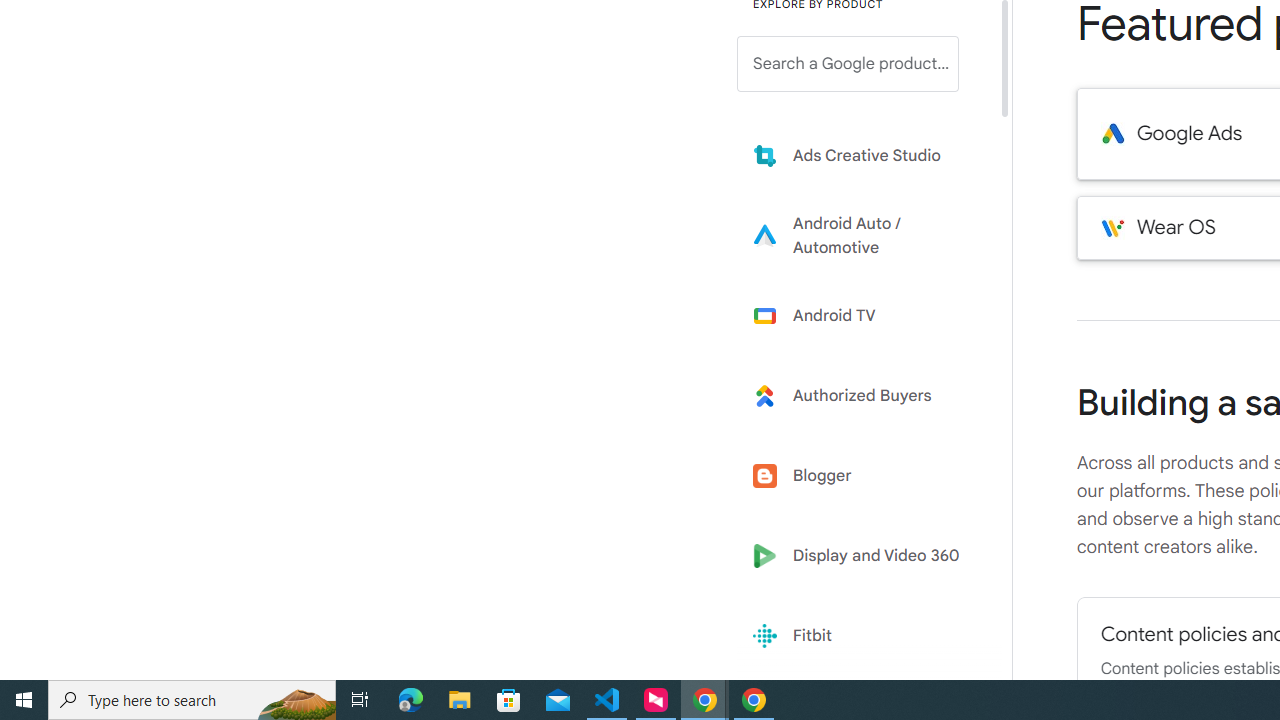 The width and height of the screenshot is (1280, 720). I want to click on 'Learn more about Android TV', so click(862, 315).